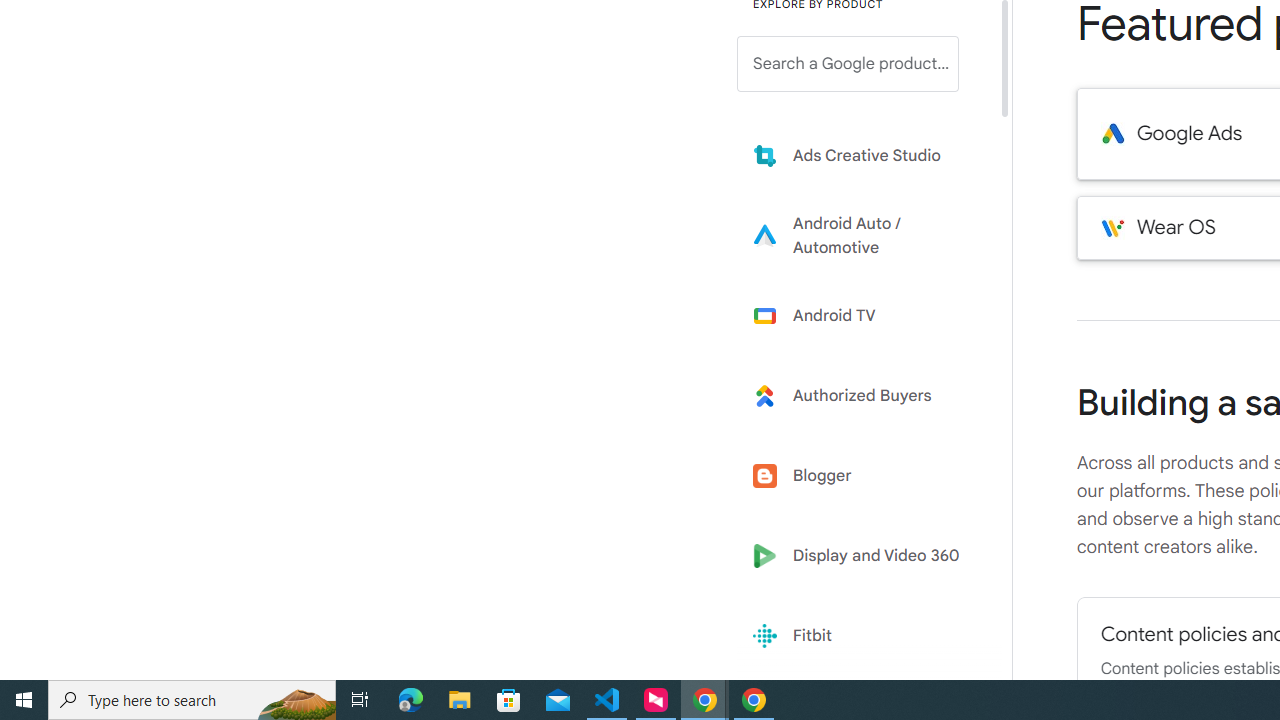 The width and height of the screenshot is (1280, 720). I want to click on 'Learn more about Android TV', so click(862, 315).